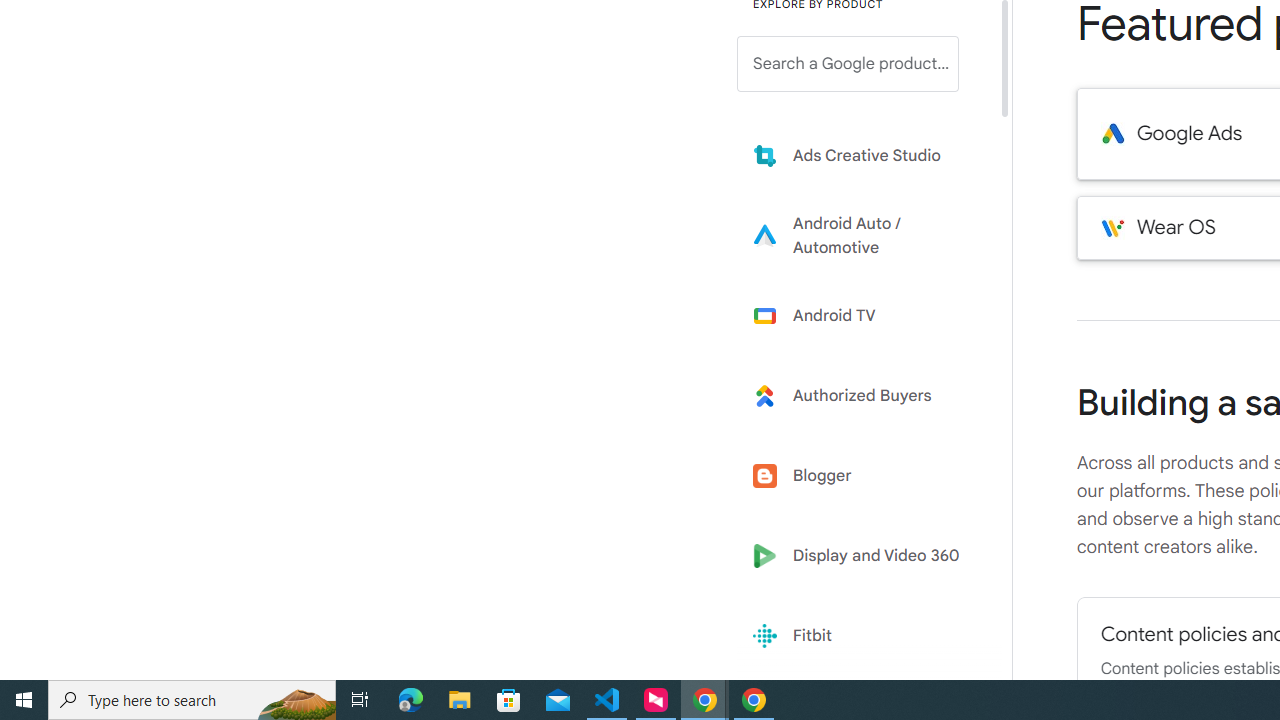 The width and height of the screenshot is (1280, 720). I want to click on 'Learn more about Android TV', so click(862, 315).